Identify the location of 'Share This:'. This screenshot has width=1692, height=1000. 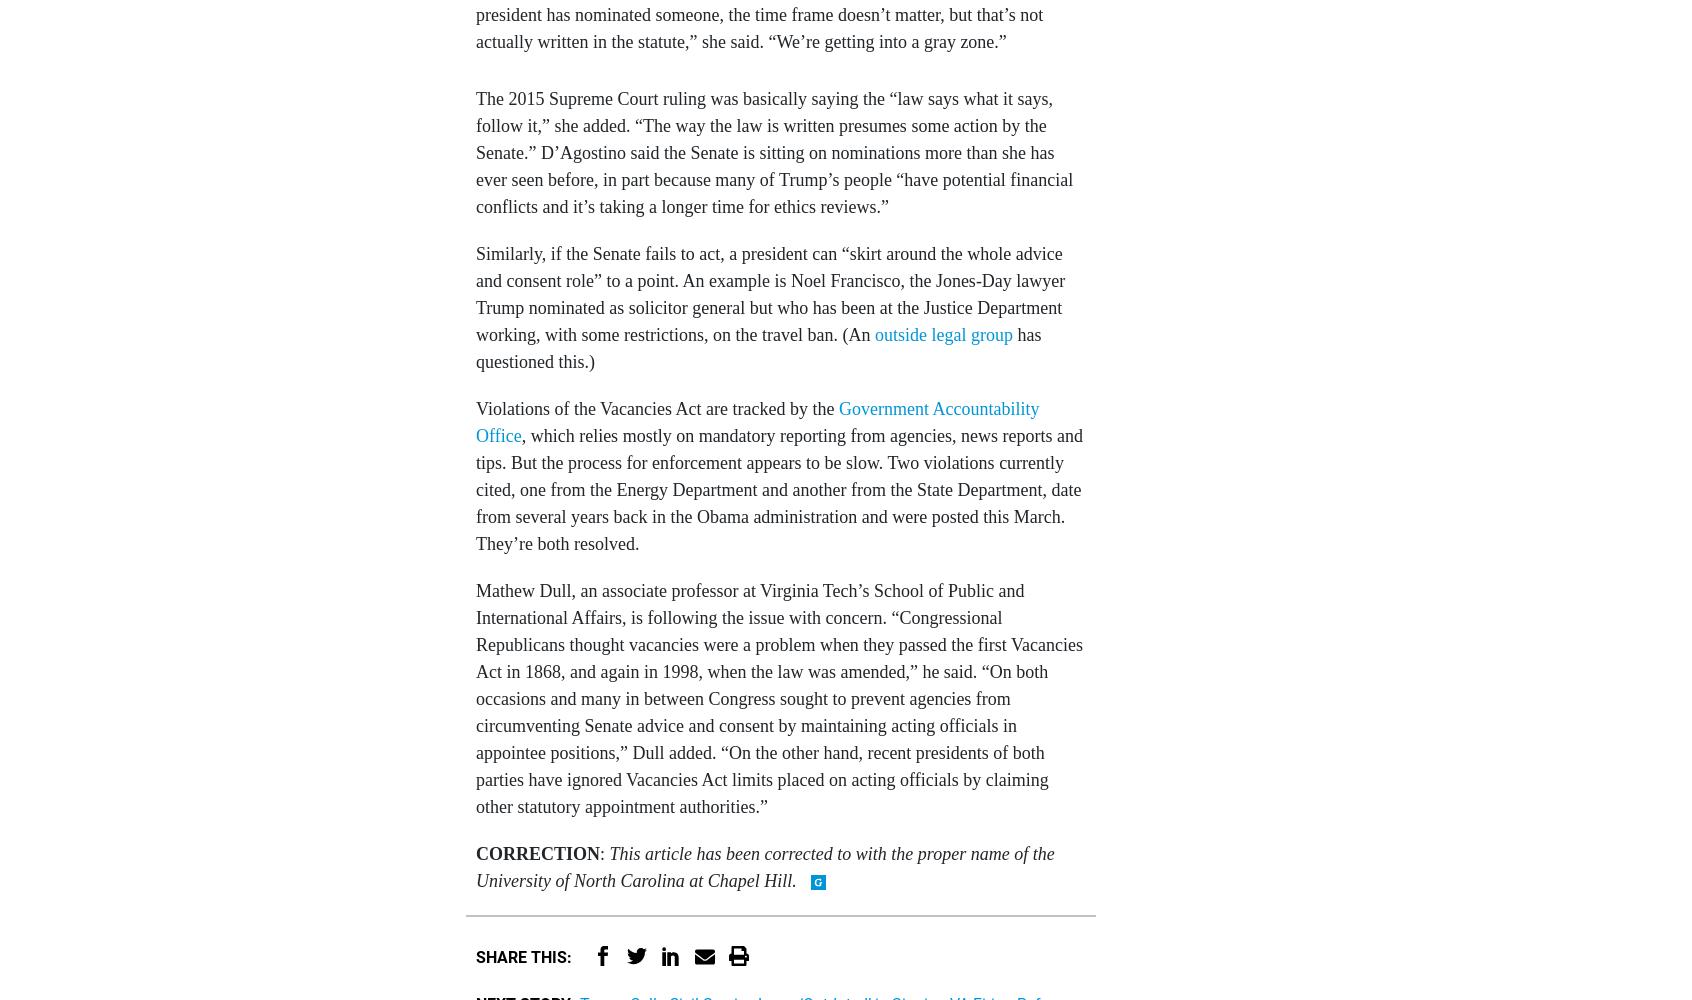
(524, 956).